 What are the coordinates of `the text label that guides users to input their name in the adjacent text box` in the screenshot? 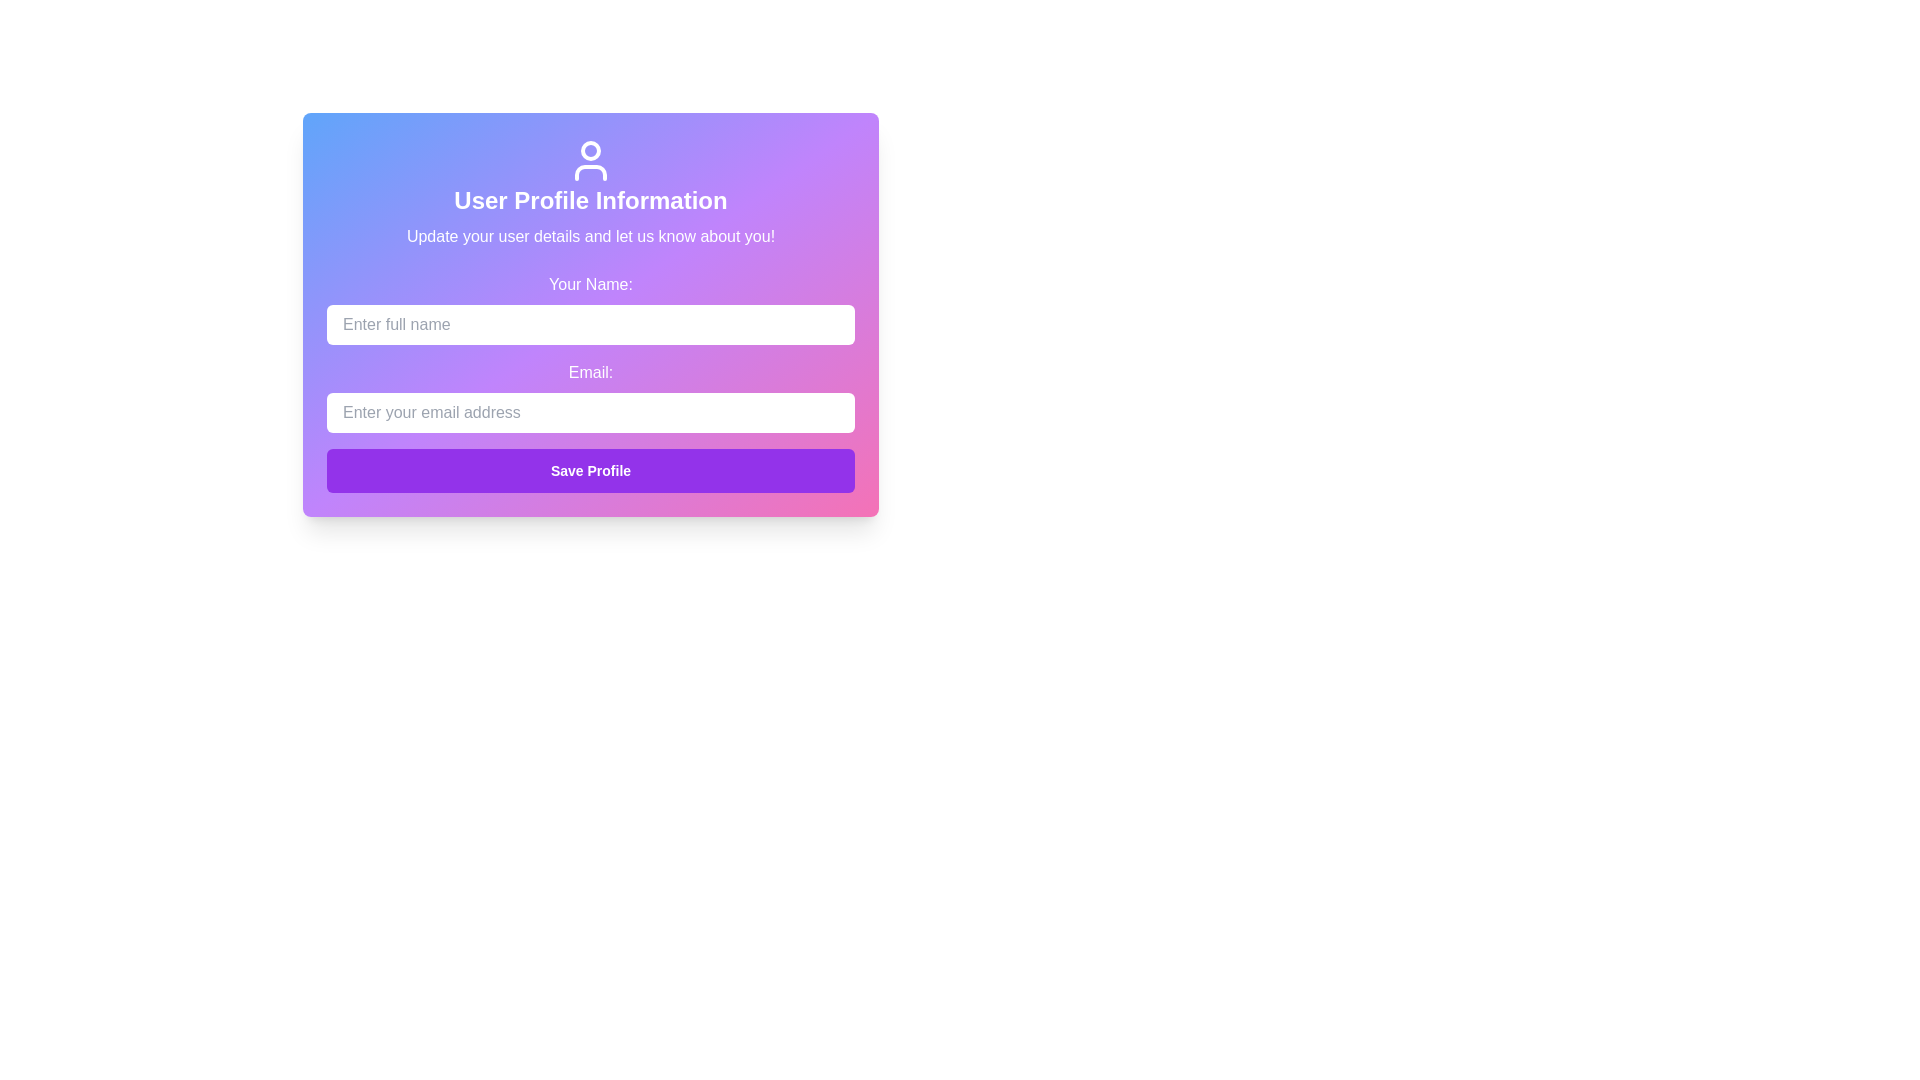 It's located at (589, 285).